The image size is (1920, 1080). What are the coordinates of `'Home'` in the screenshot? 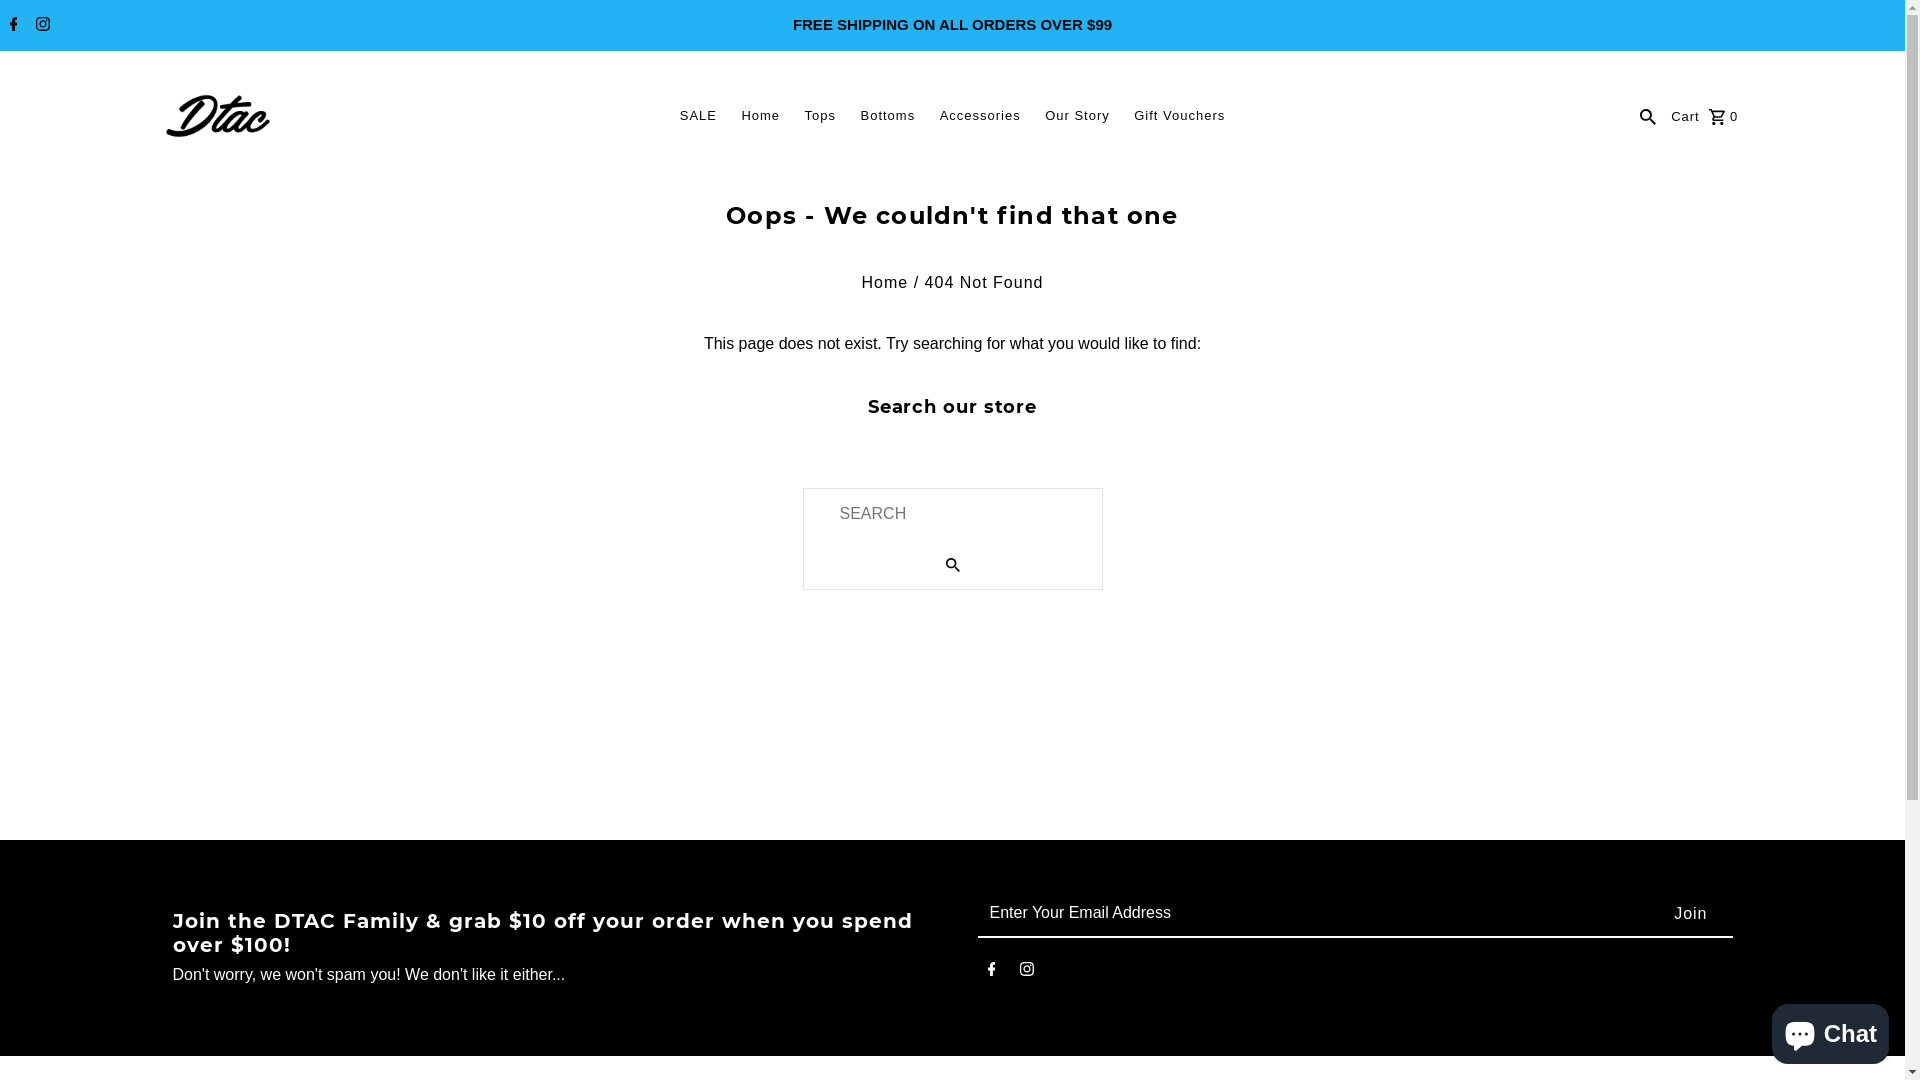 It's located at (884, 282).